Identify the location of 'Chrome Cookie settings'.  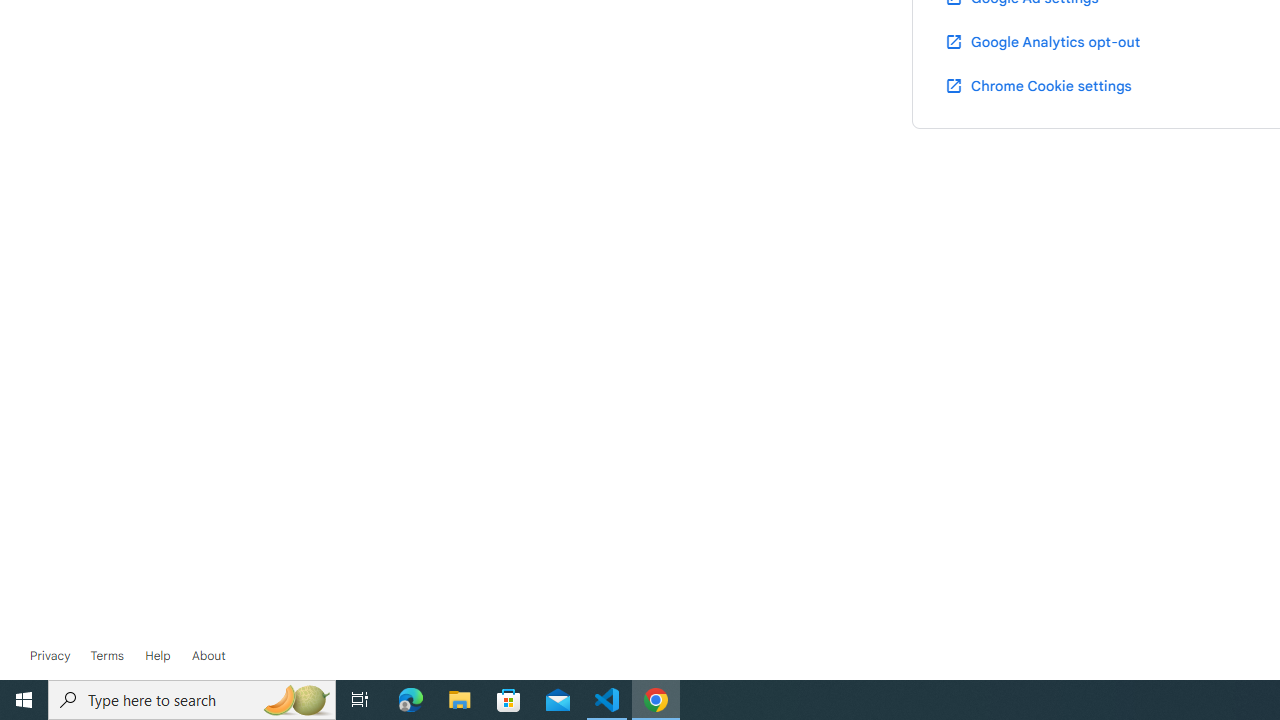
(1038, 84).